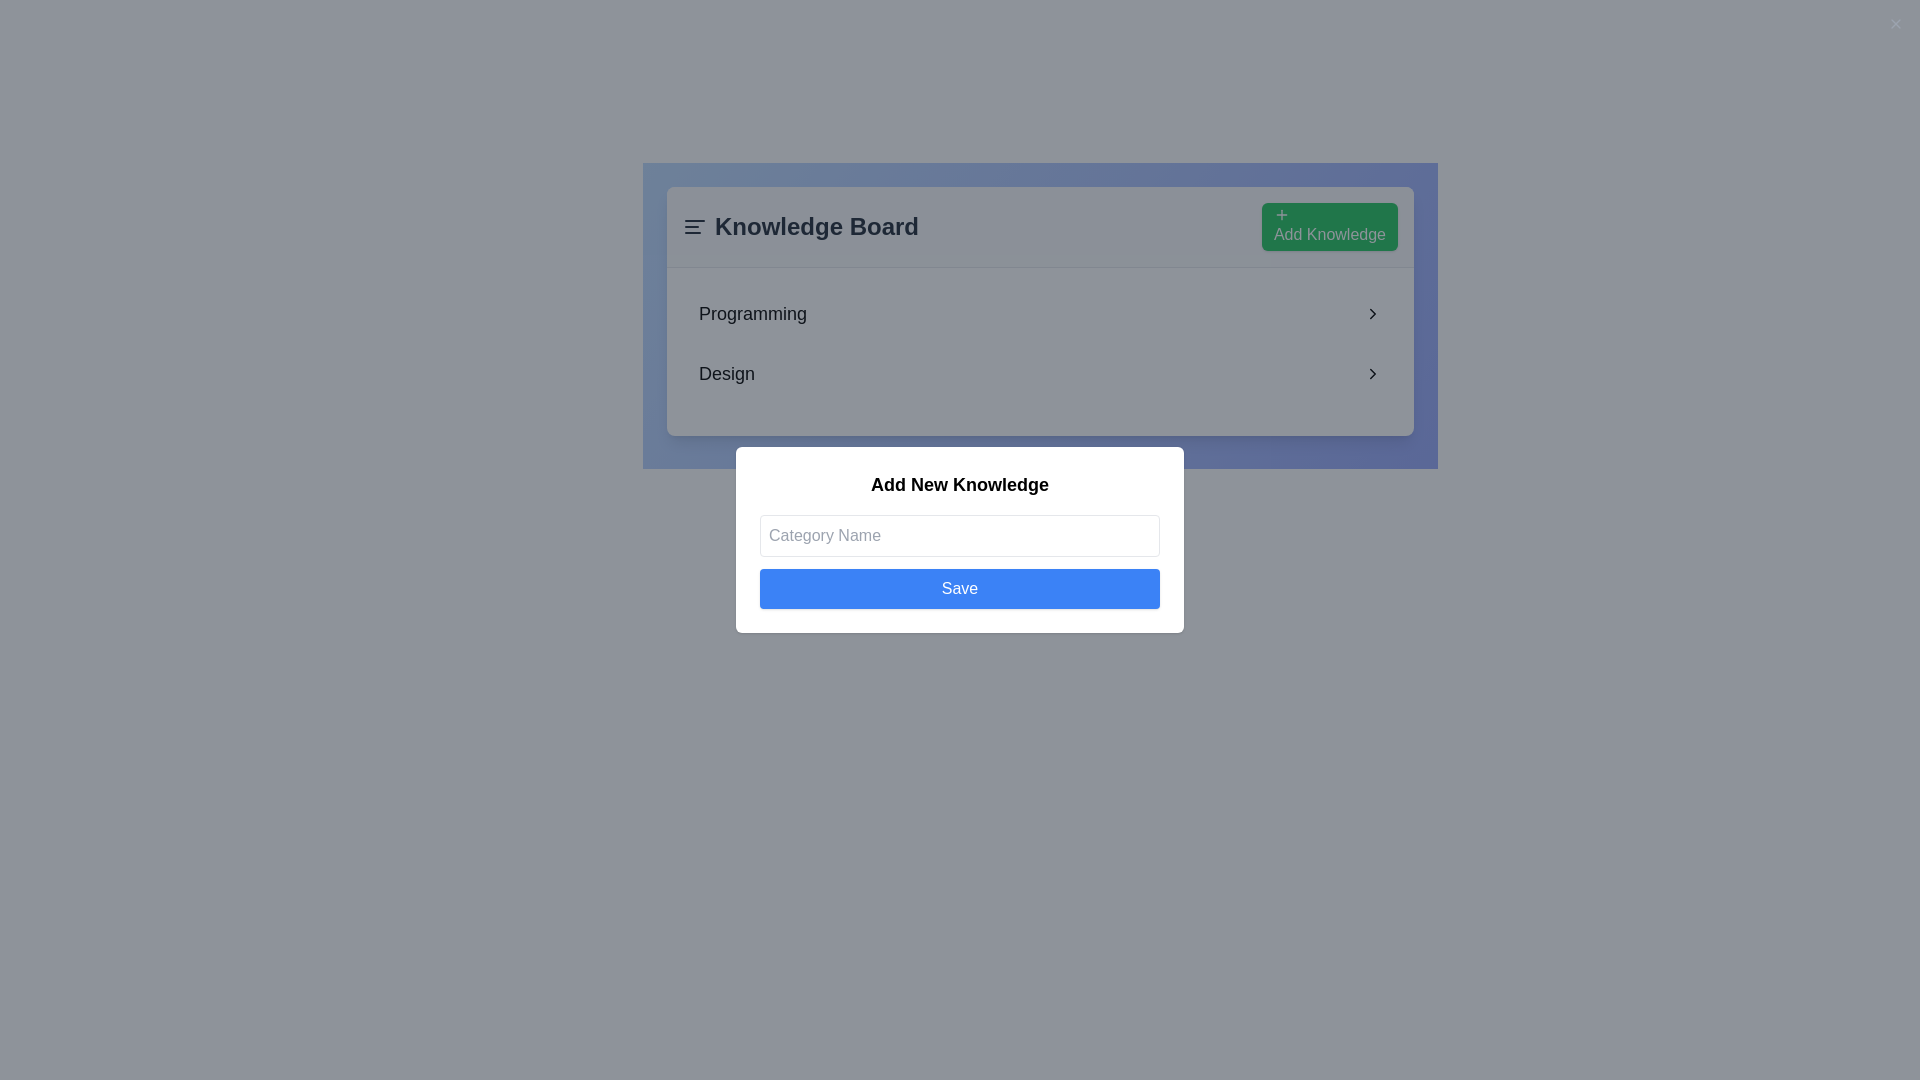 The height and width of the screenshot is (1080, 1920). I want to click on displayed text from the 'Programming' category label, which is the first item in the menu under 'Knowledge Board' and is located to the left of an arrow icon, so click(752, 313).